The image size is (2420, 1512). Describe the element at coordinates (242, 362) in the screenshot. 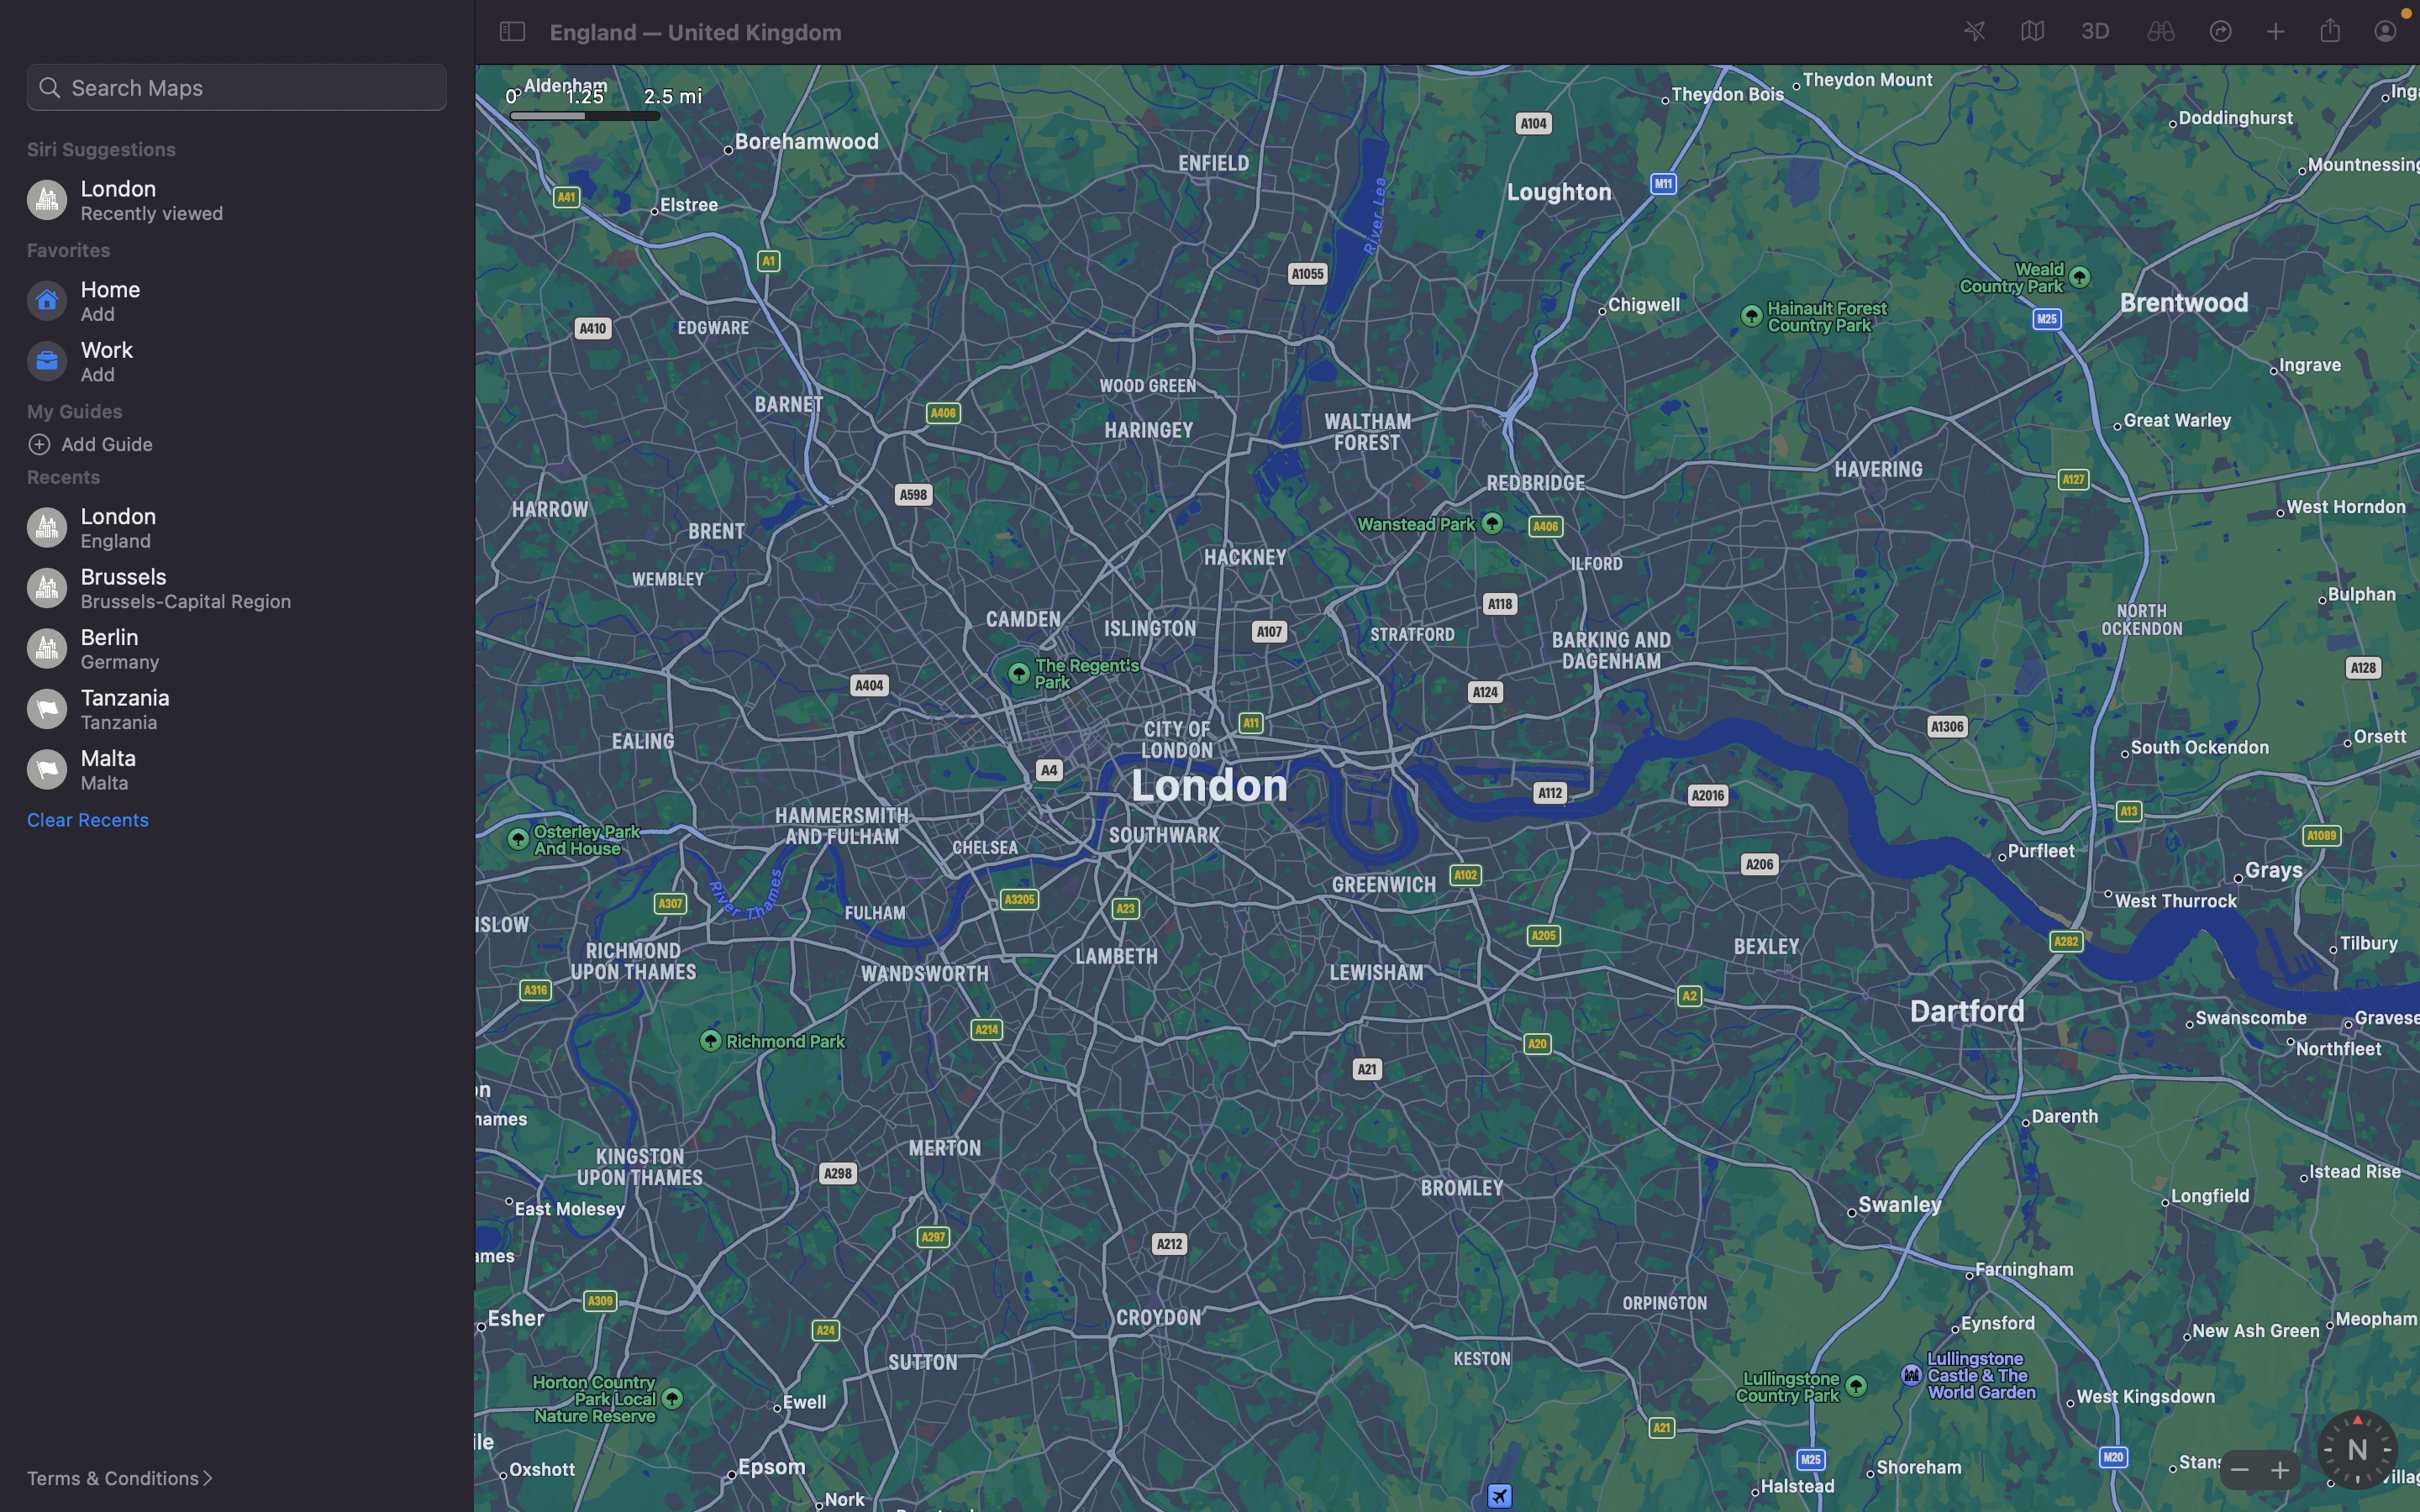

I see `Update the system with a fresh work location` at that location.